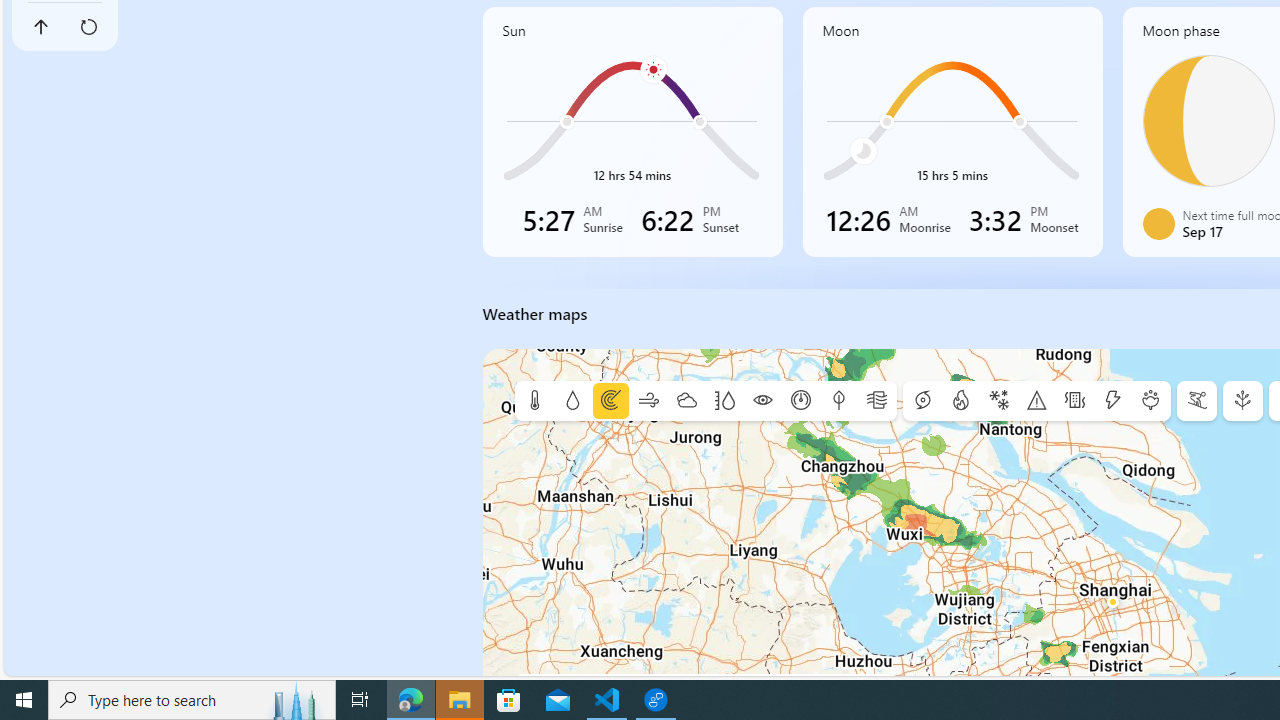 The width and height of the screenshot is (1280, 720). I want to click on 'Precipitation', so click(571, 401).